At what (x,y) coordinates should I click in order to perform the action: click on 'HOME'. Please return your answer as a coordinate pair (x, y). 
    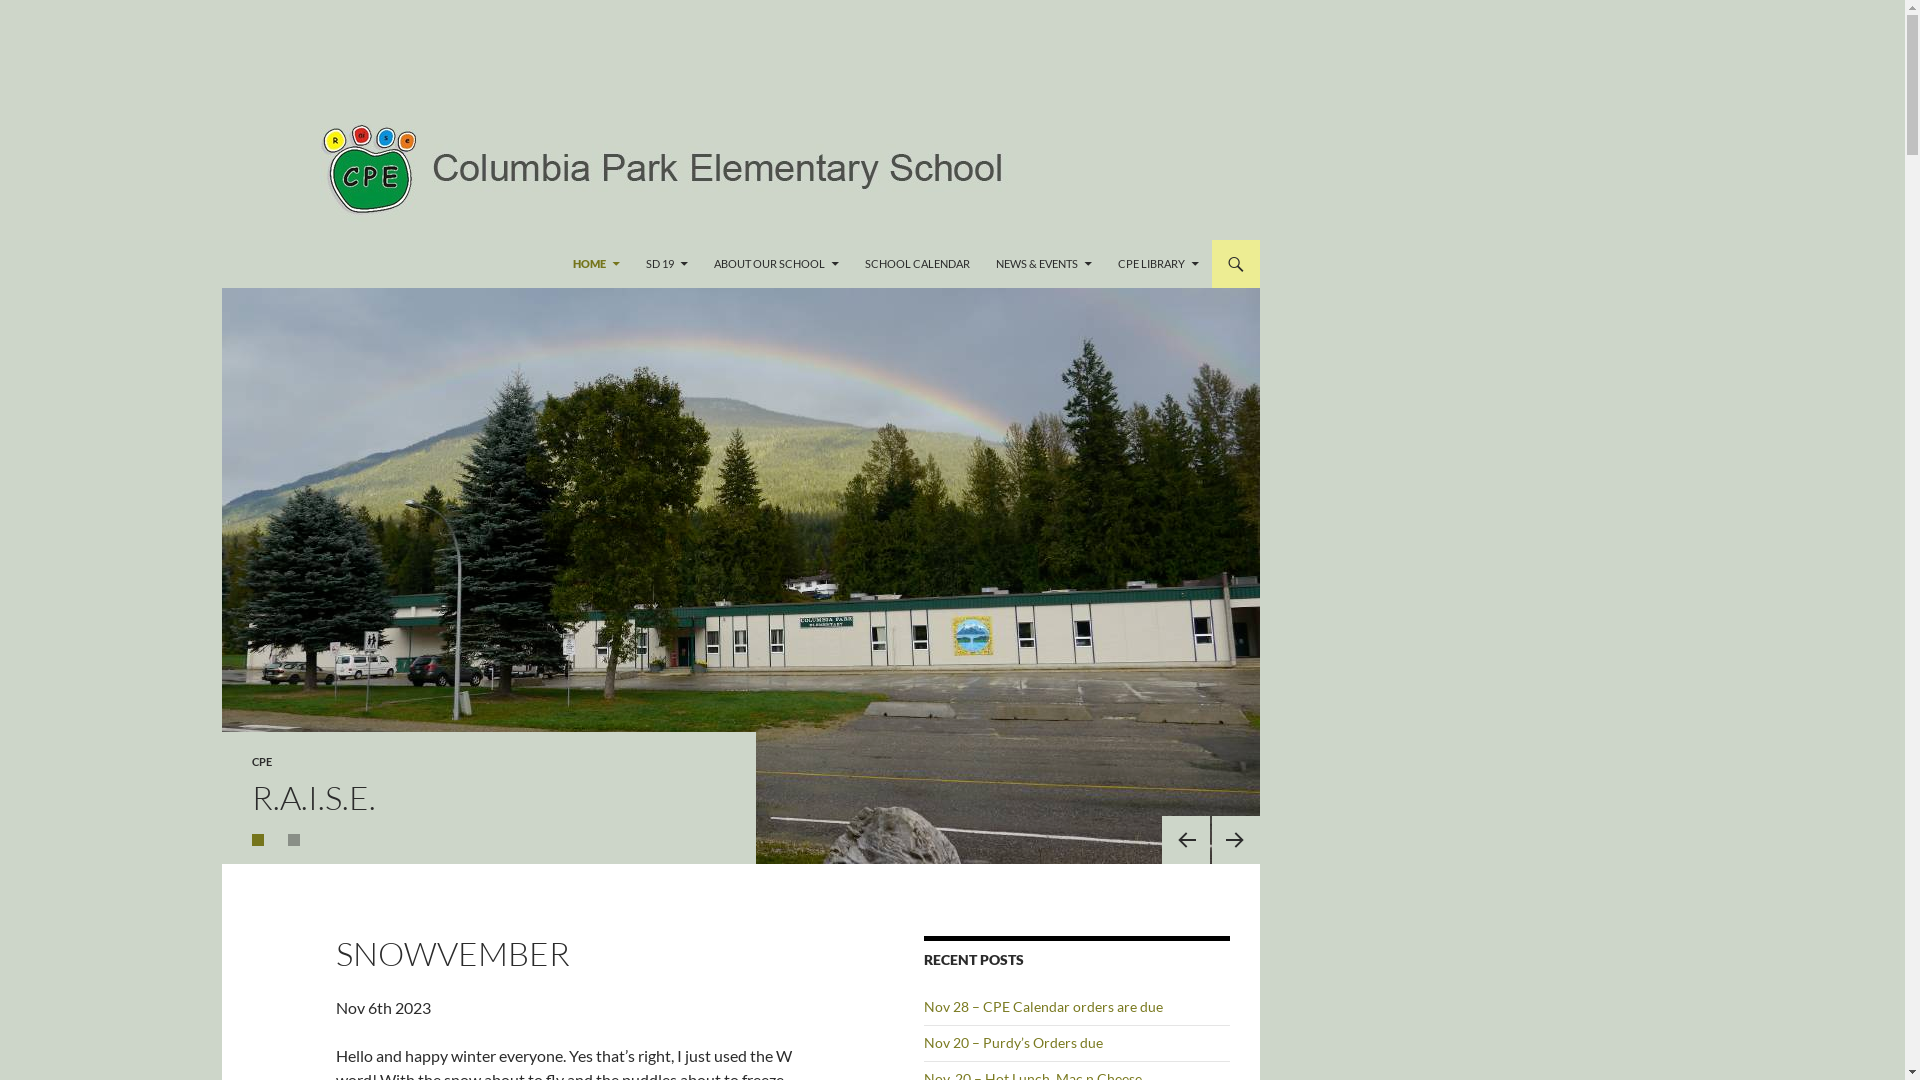
    Looking at the image, I should click on (595, 262).